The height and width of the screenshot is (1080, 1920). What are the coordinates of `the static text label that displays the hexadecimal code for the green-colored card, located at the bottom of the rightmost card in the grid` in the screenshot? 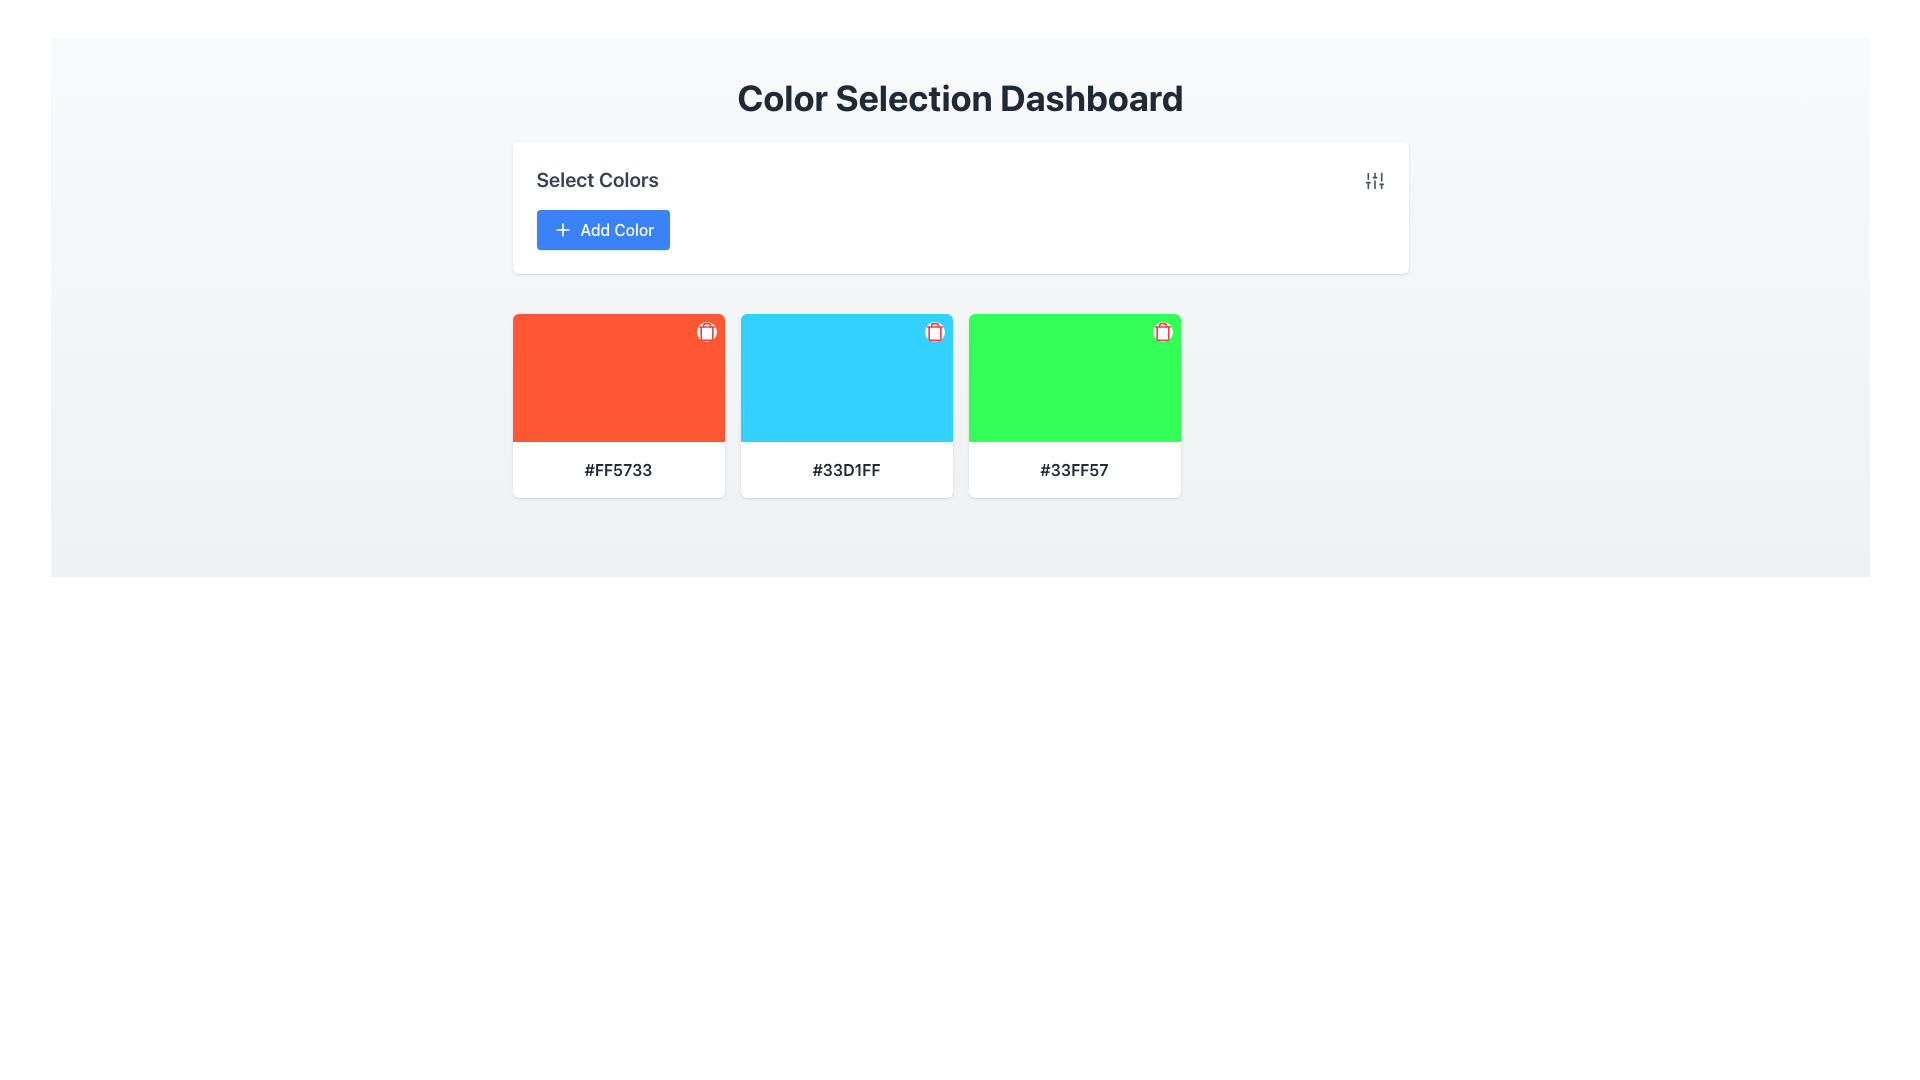 It's located at (1073, 470).